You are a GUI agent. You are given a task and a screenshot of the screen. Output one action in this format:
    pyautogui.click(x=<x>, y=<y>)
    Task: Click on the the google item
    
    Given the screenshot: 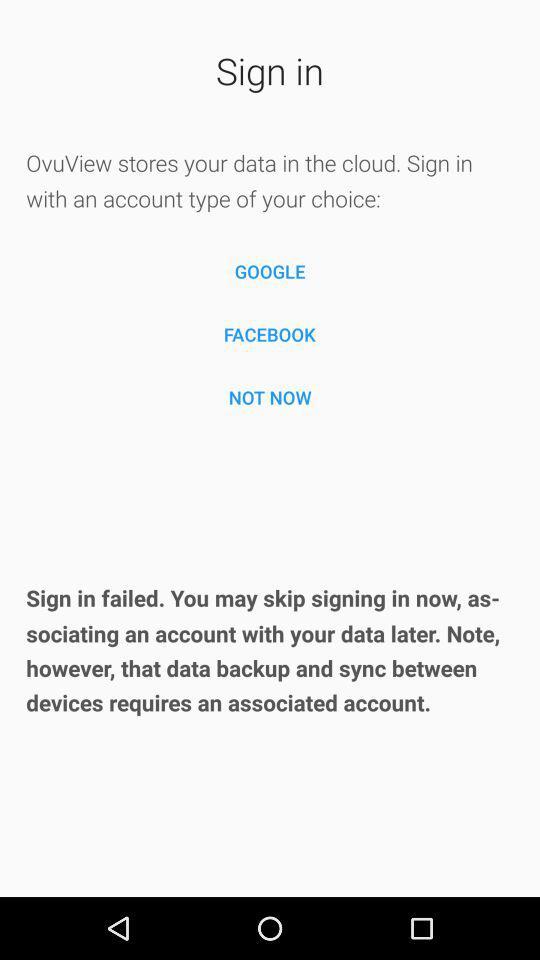 What is the action you would take?
    pyautogui.click(x=270, y=270)
    